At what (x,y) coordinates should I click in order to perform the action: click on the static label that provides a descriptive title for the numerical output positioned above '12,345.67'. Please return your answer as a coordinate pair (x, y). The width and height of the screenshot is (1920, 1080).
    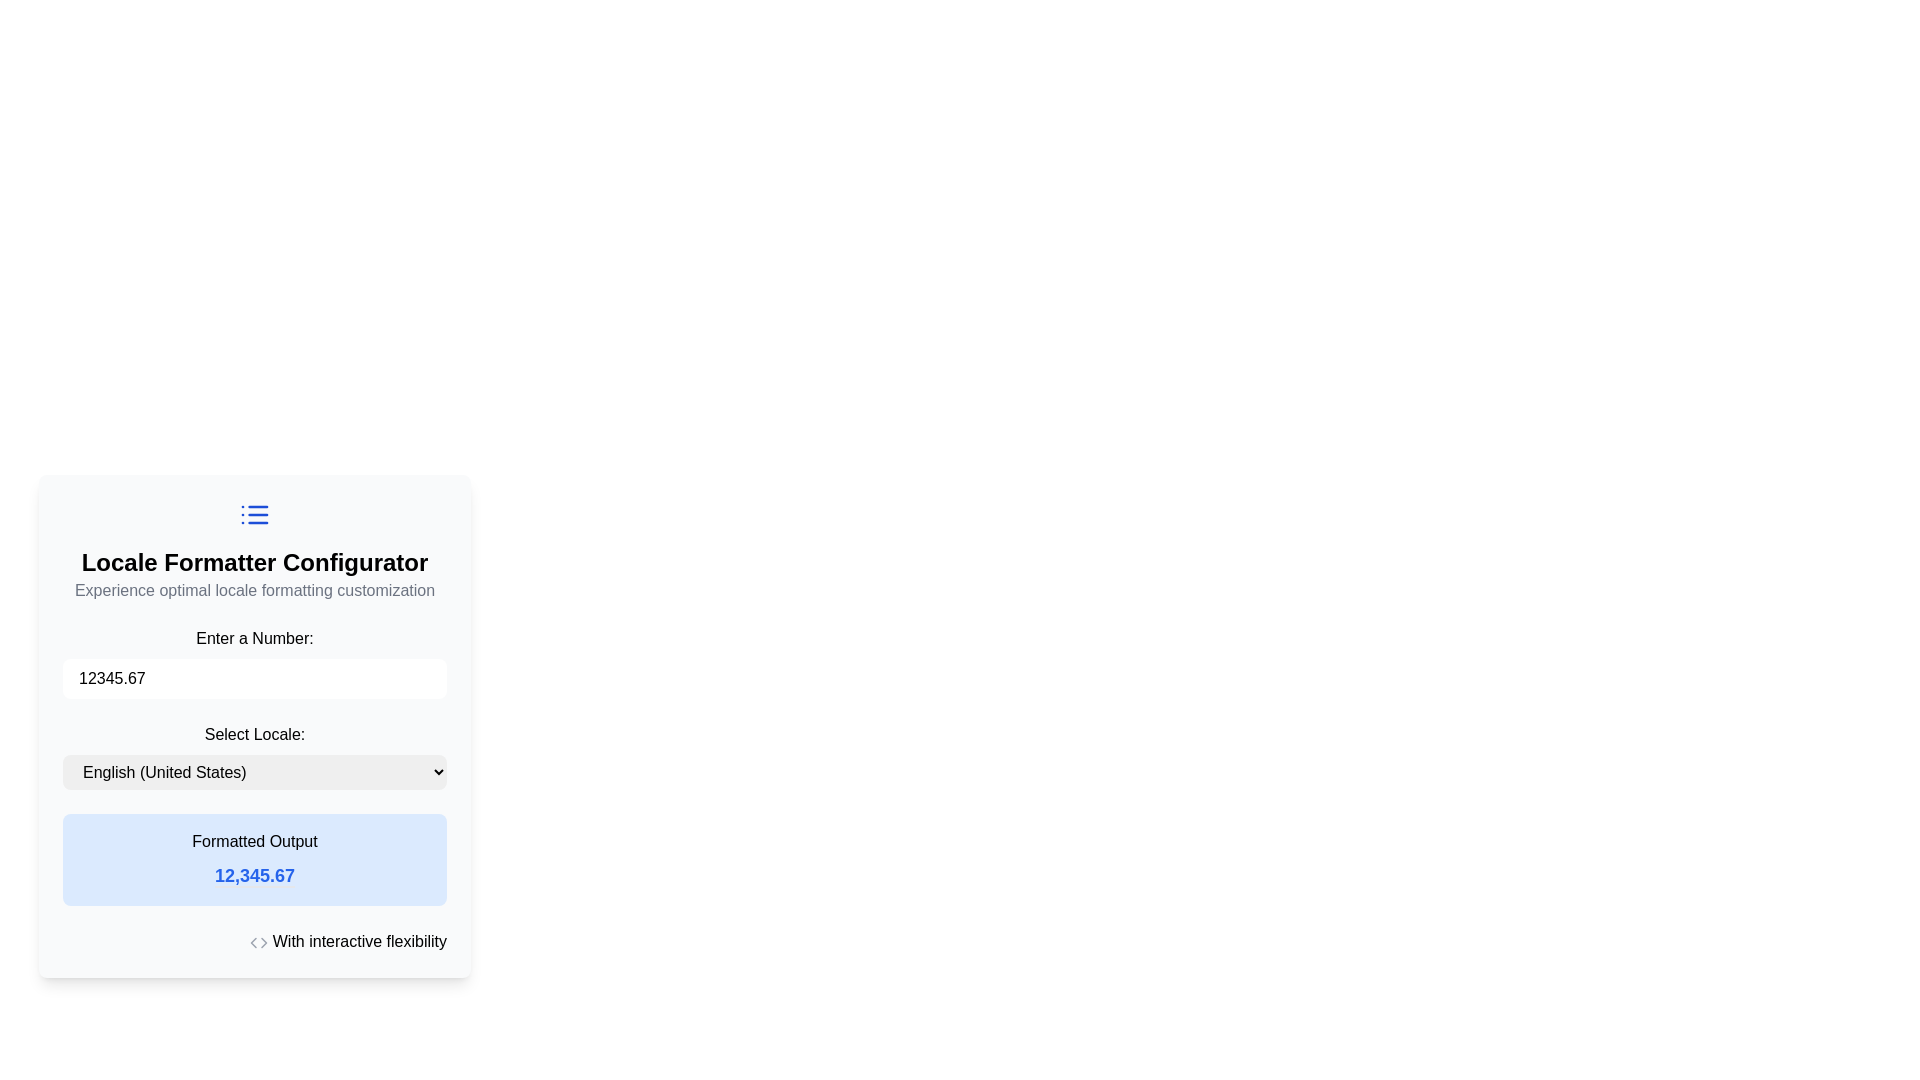
    Looking at the image, I should click on (253, 841).